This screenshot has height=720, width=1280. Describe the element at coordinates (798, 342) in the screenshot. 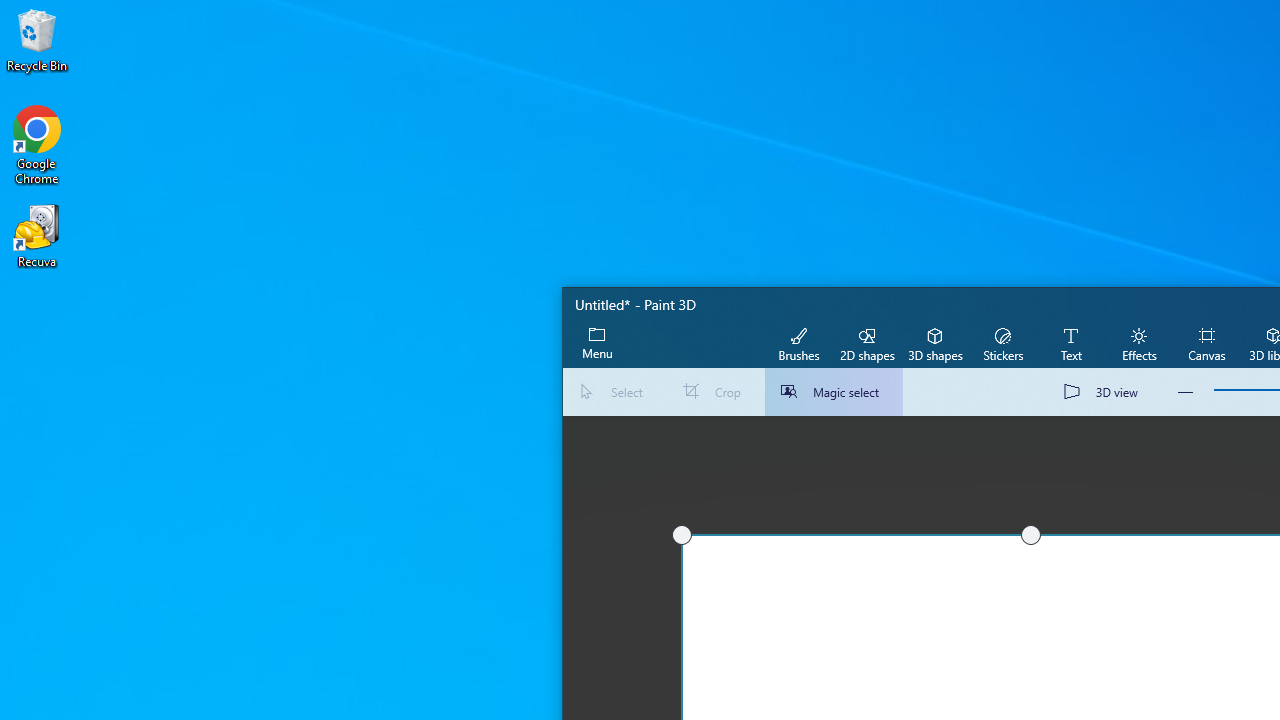

I see `'Brushes'` at that location.